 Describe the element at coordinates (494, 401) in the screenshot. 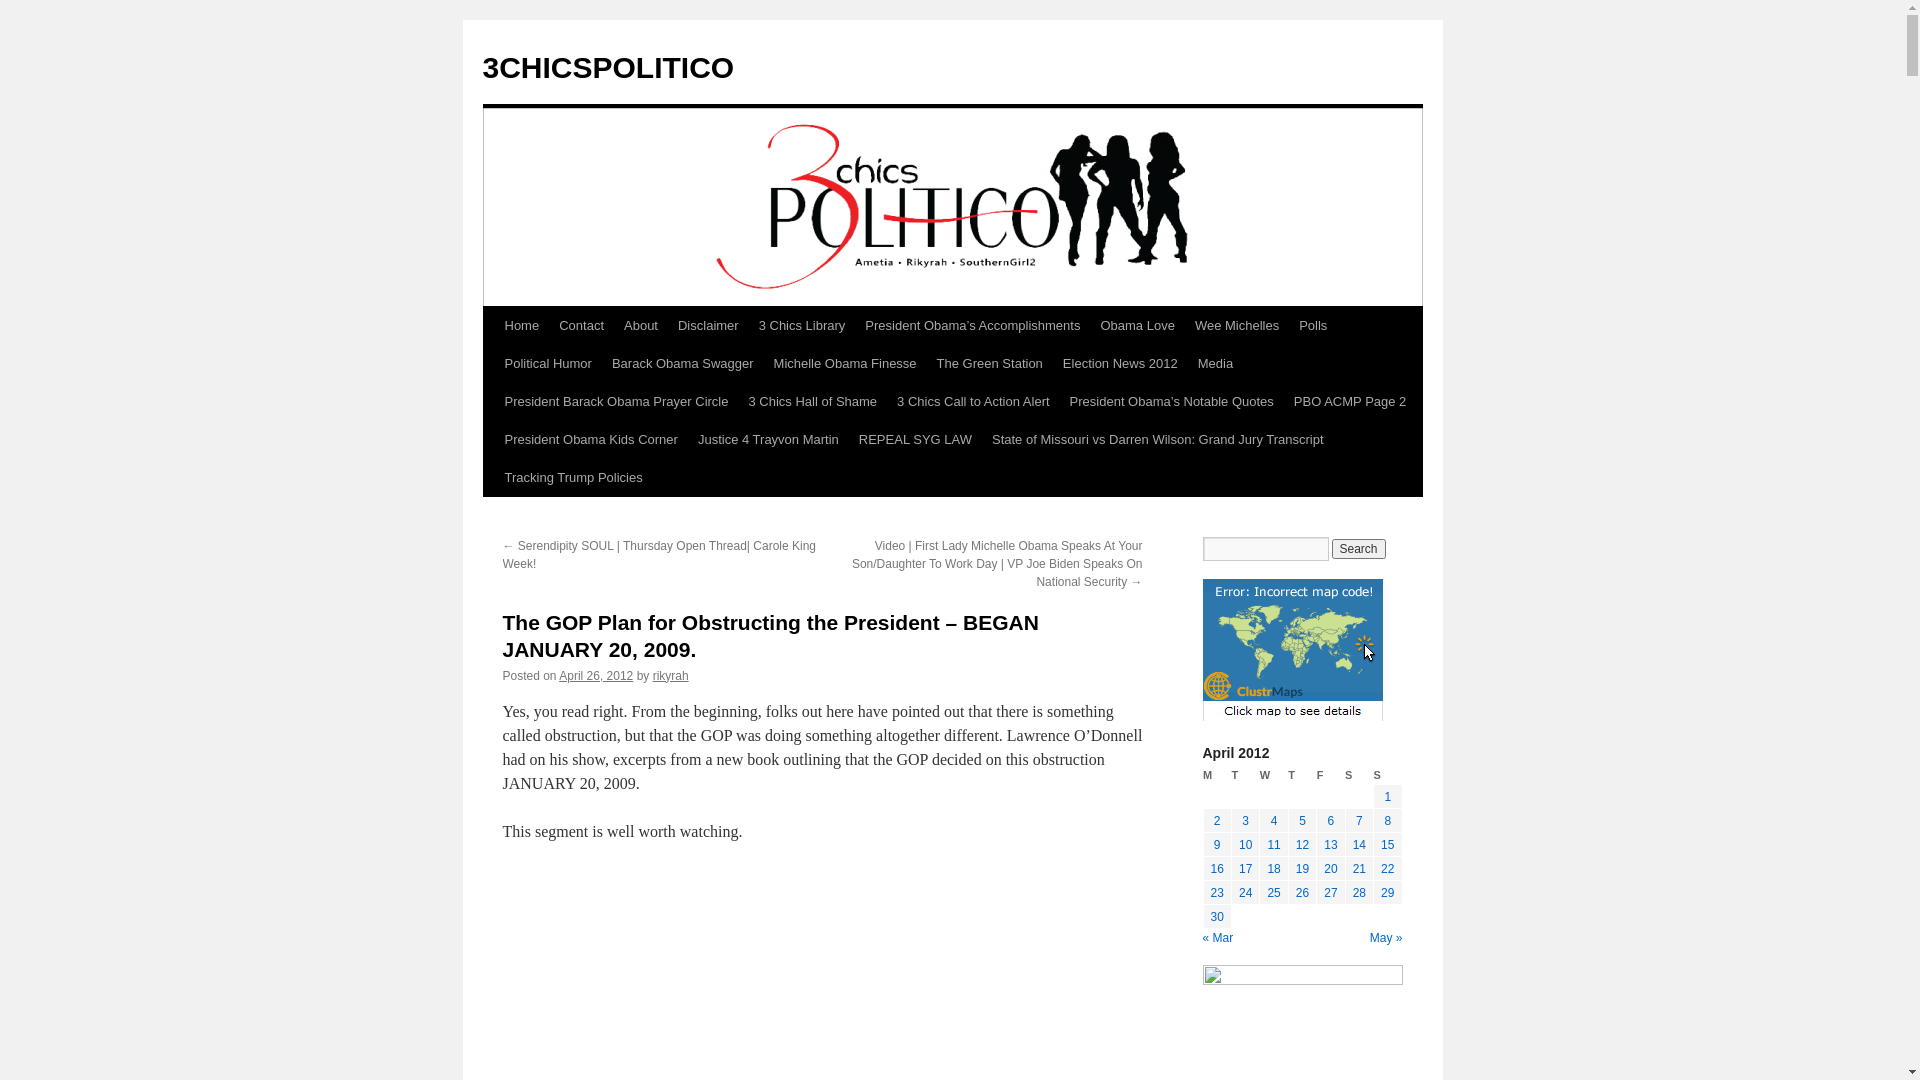

I see `'President Barack Obama Prayer Circle'` at that location.